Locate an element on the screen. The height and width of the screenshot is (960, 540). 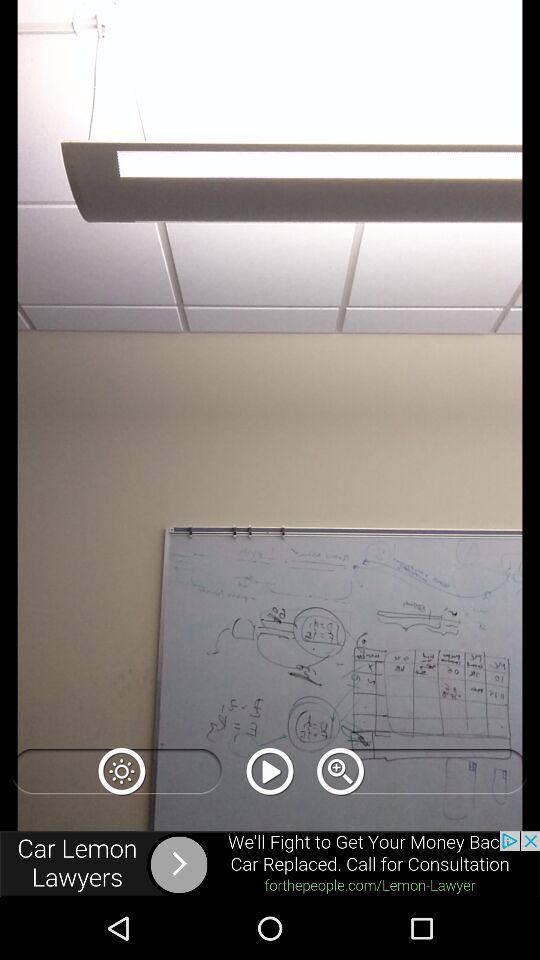
play is located at coordinates (270, 770).